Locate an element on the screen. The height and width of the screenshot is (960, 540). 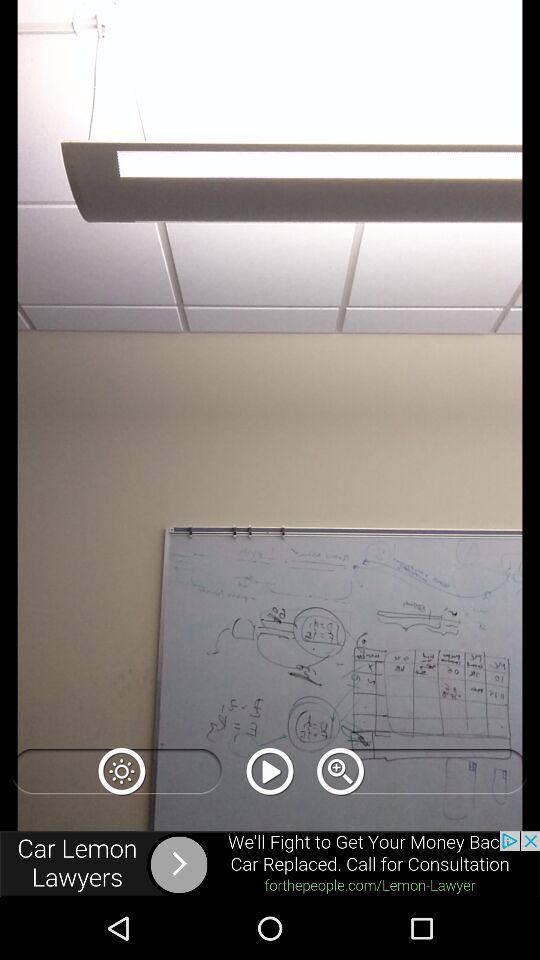
play is located at coordinates (270, 770).